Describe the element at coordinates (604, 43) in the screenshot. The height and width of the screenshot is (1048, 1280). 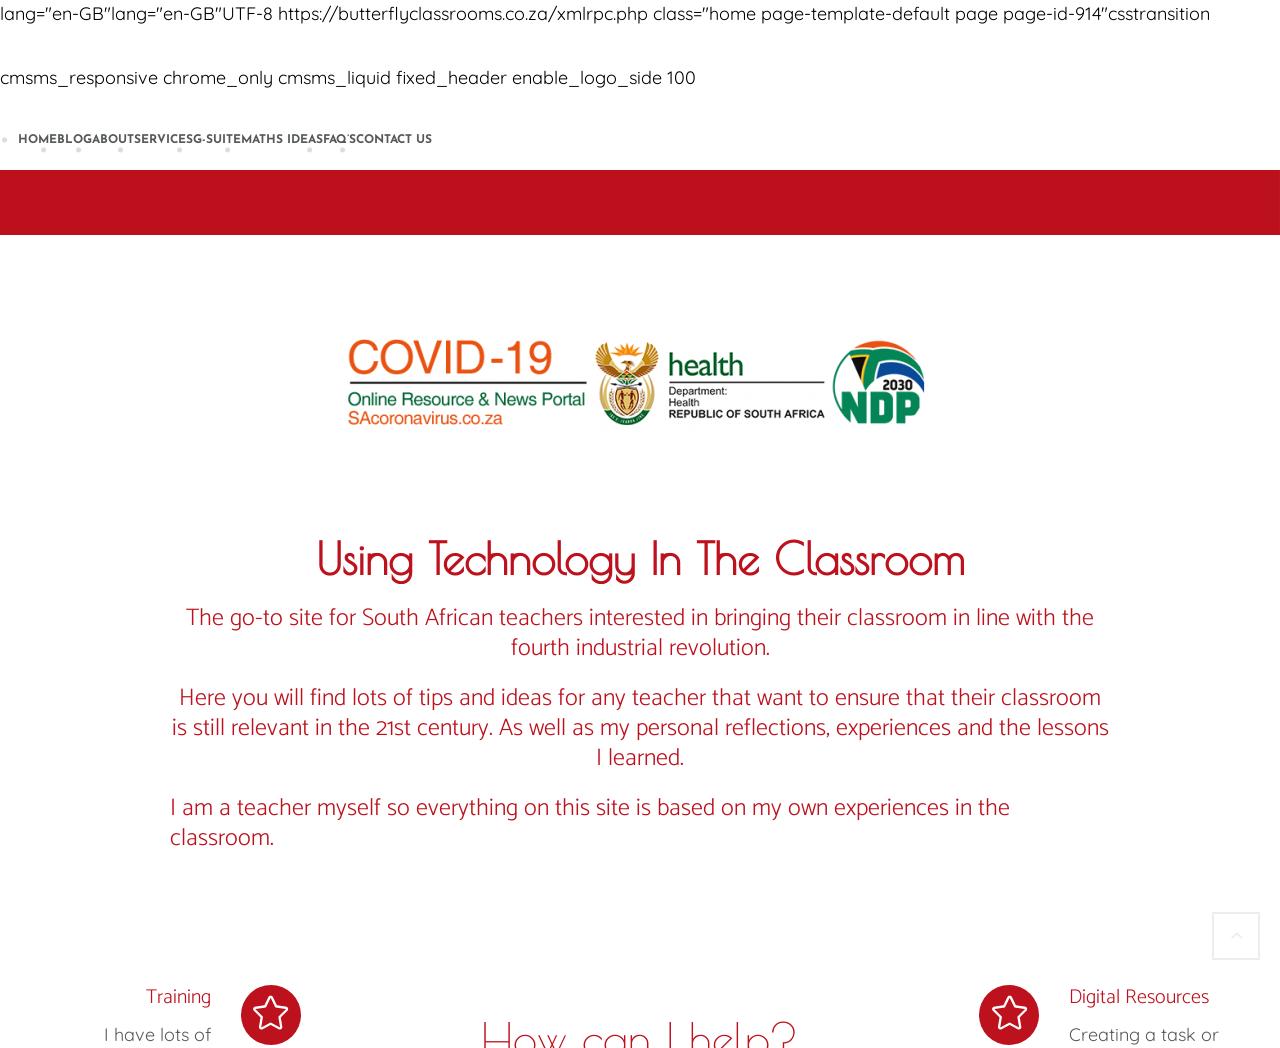
I see `'class="home page-template-default page page-id-914"csstransition cmsms_responsive chrome_only cmsms_liquid fixed_header enable_logo_side 100'` at that location.